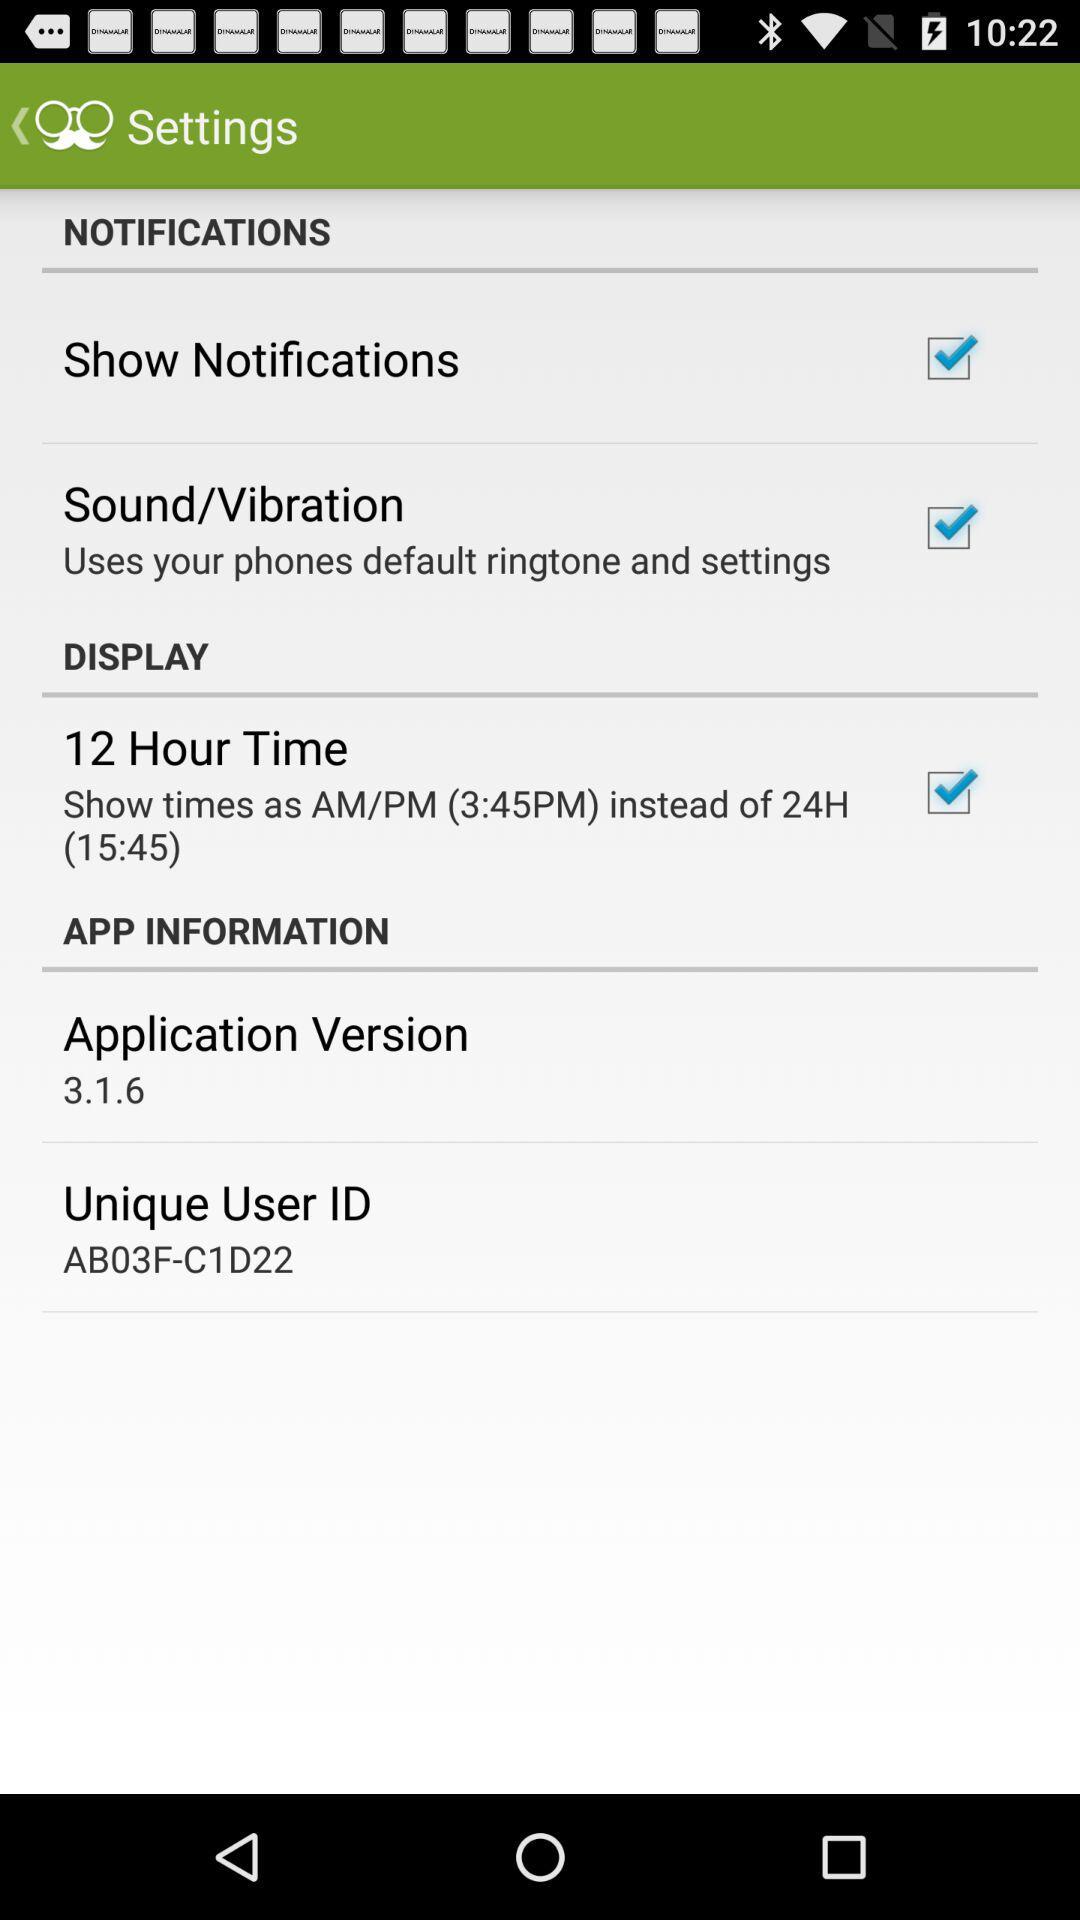 Image resolution: width=1080 pixels, height=1920 pixels. I want to click on app above 12 hour time icon, so click(540, 655).